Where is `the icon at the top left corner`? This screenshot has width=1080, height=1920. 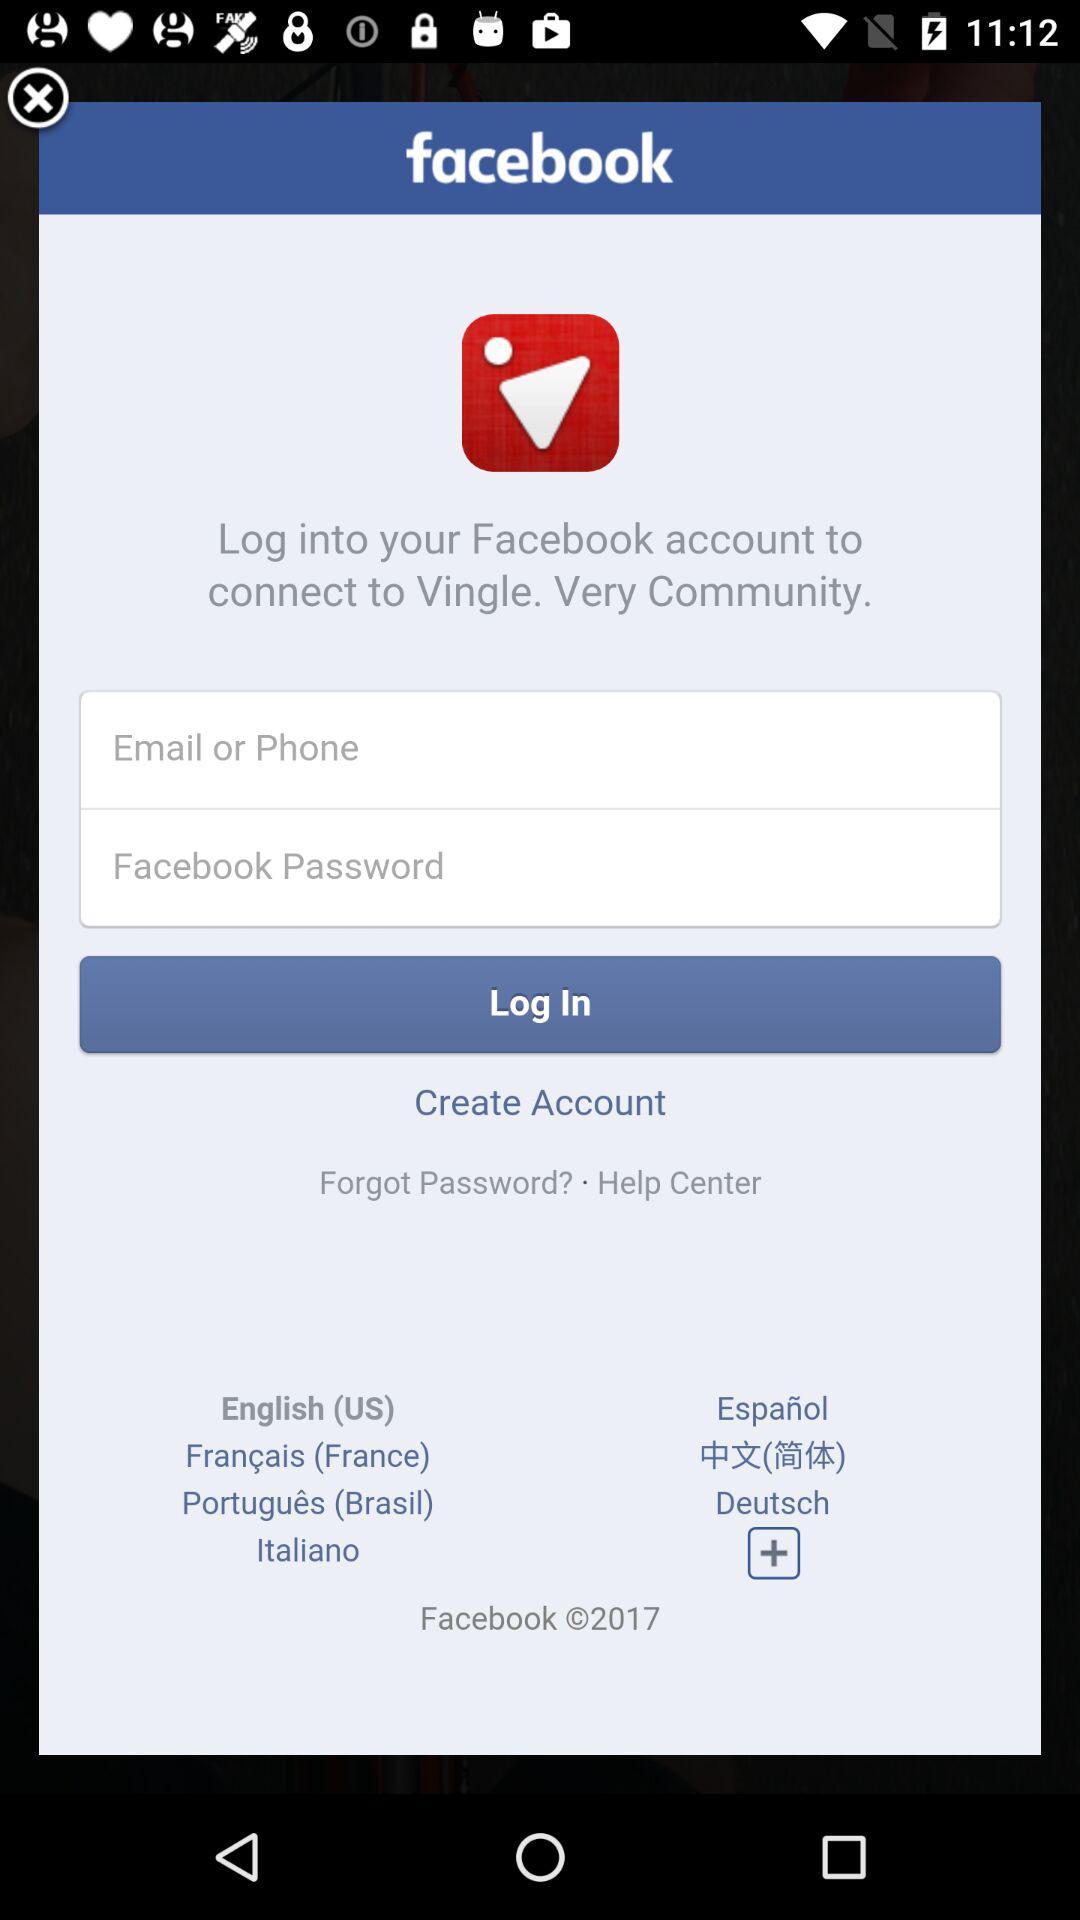 the icon at the top left corner is located at coordinates (38, 100).